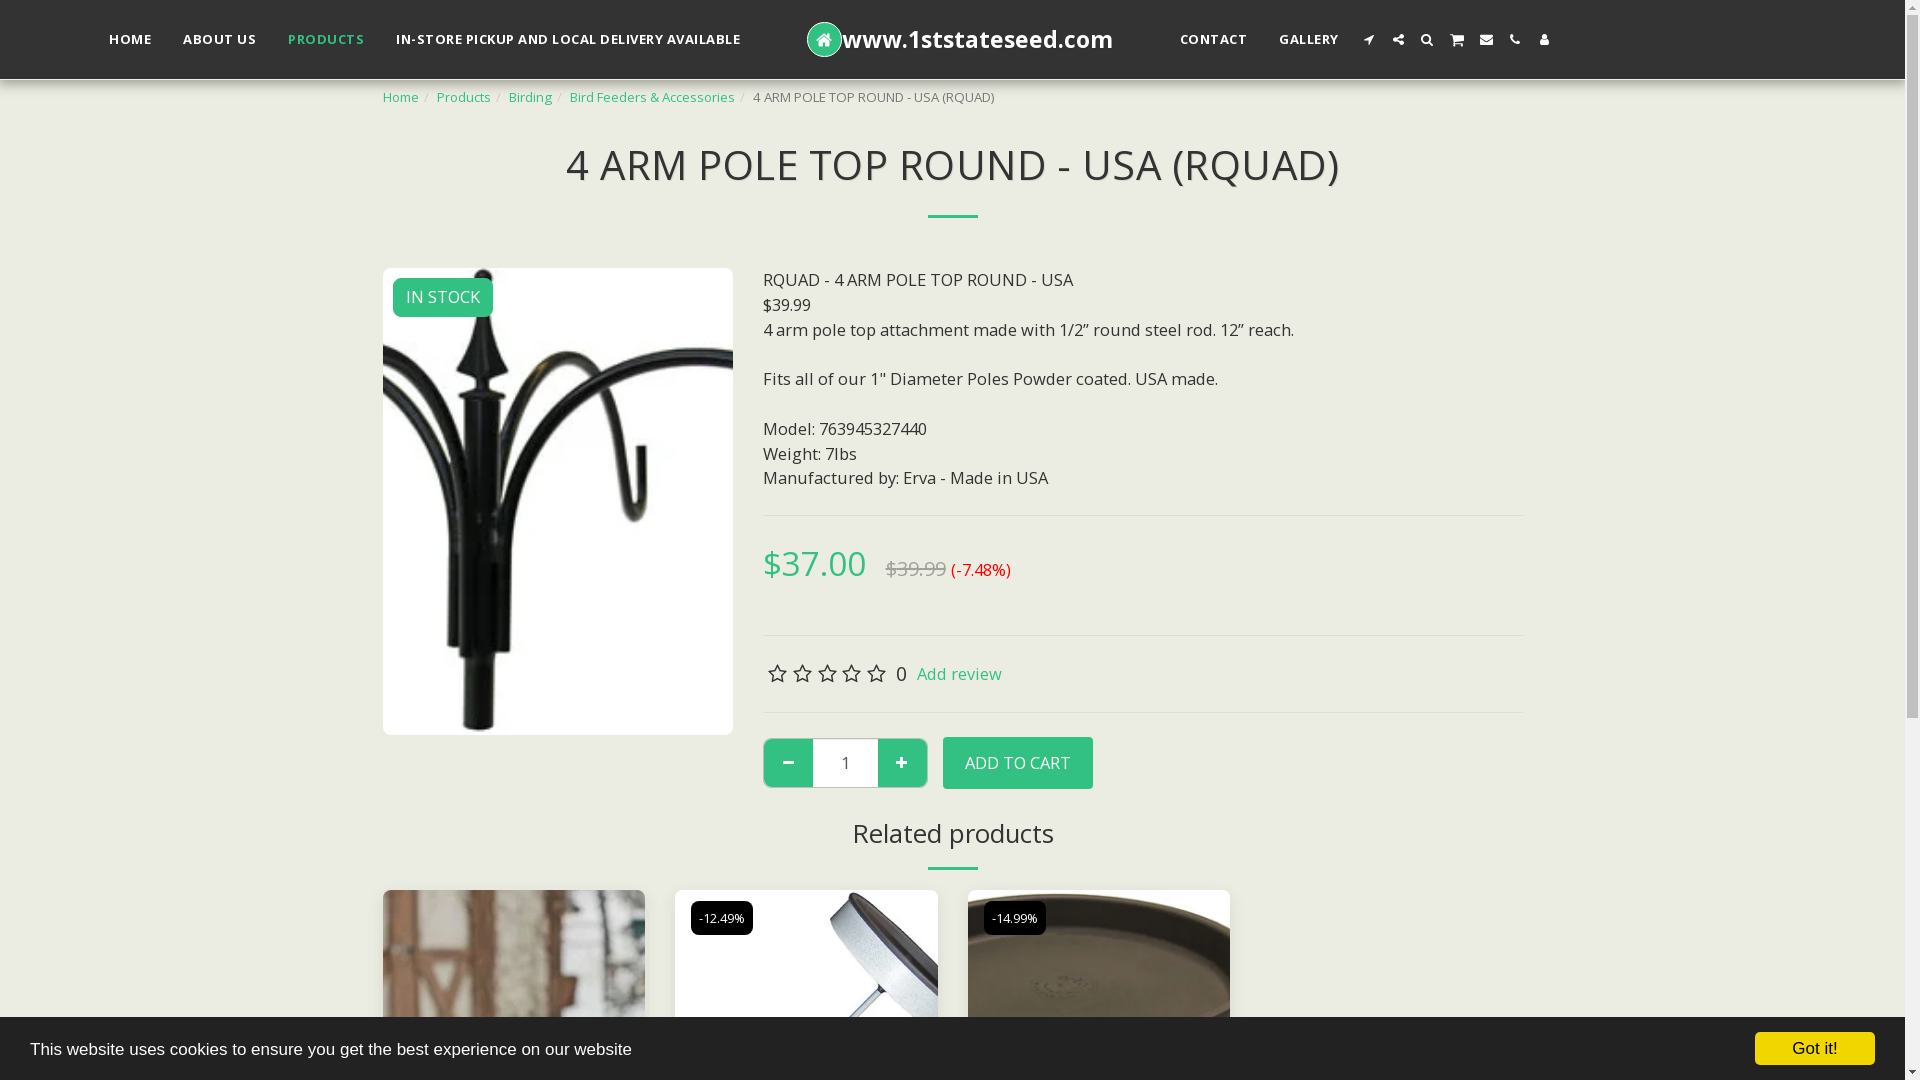  Describe the element at coordinates (566, 38) in the screenshot. I see `'IN-STORE PICKUP AND LOCAL DELIVERY AVAILABLE'` at that location.